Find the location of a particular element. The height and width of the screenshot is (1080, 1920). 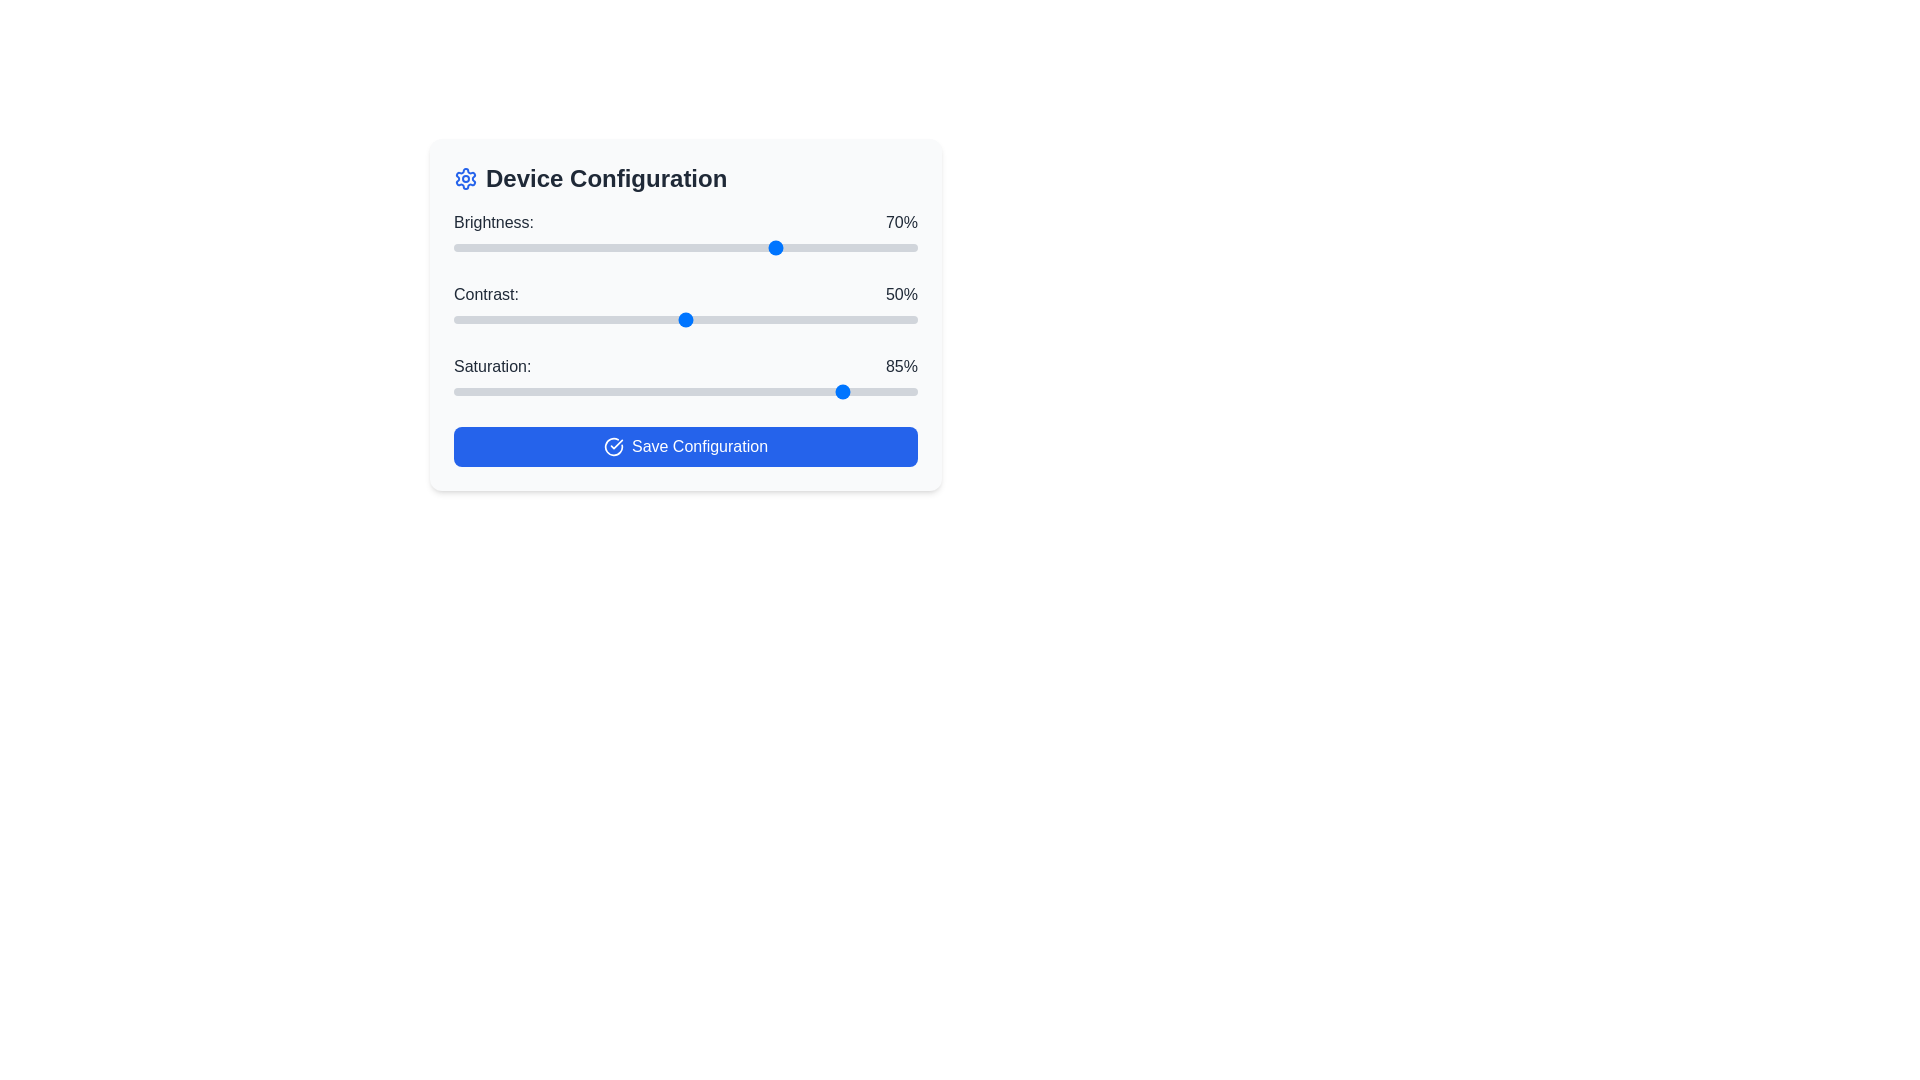

the wide blue button labeled 'Save Configuration' at the bottom of the configuration panel is located at coordinates (686, 446).